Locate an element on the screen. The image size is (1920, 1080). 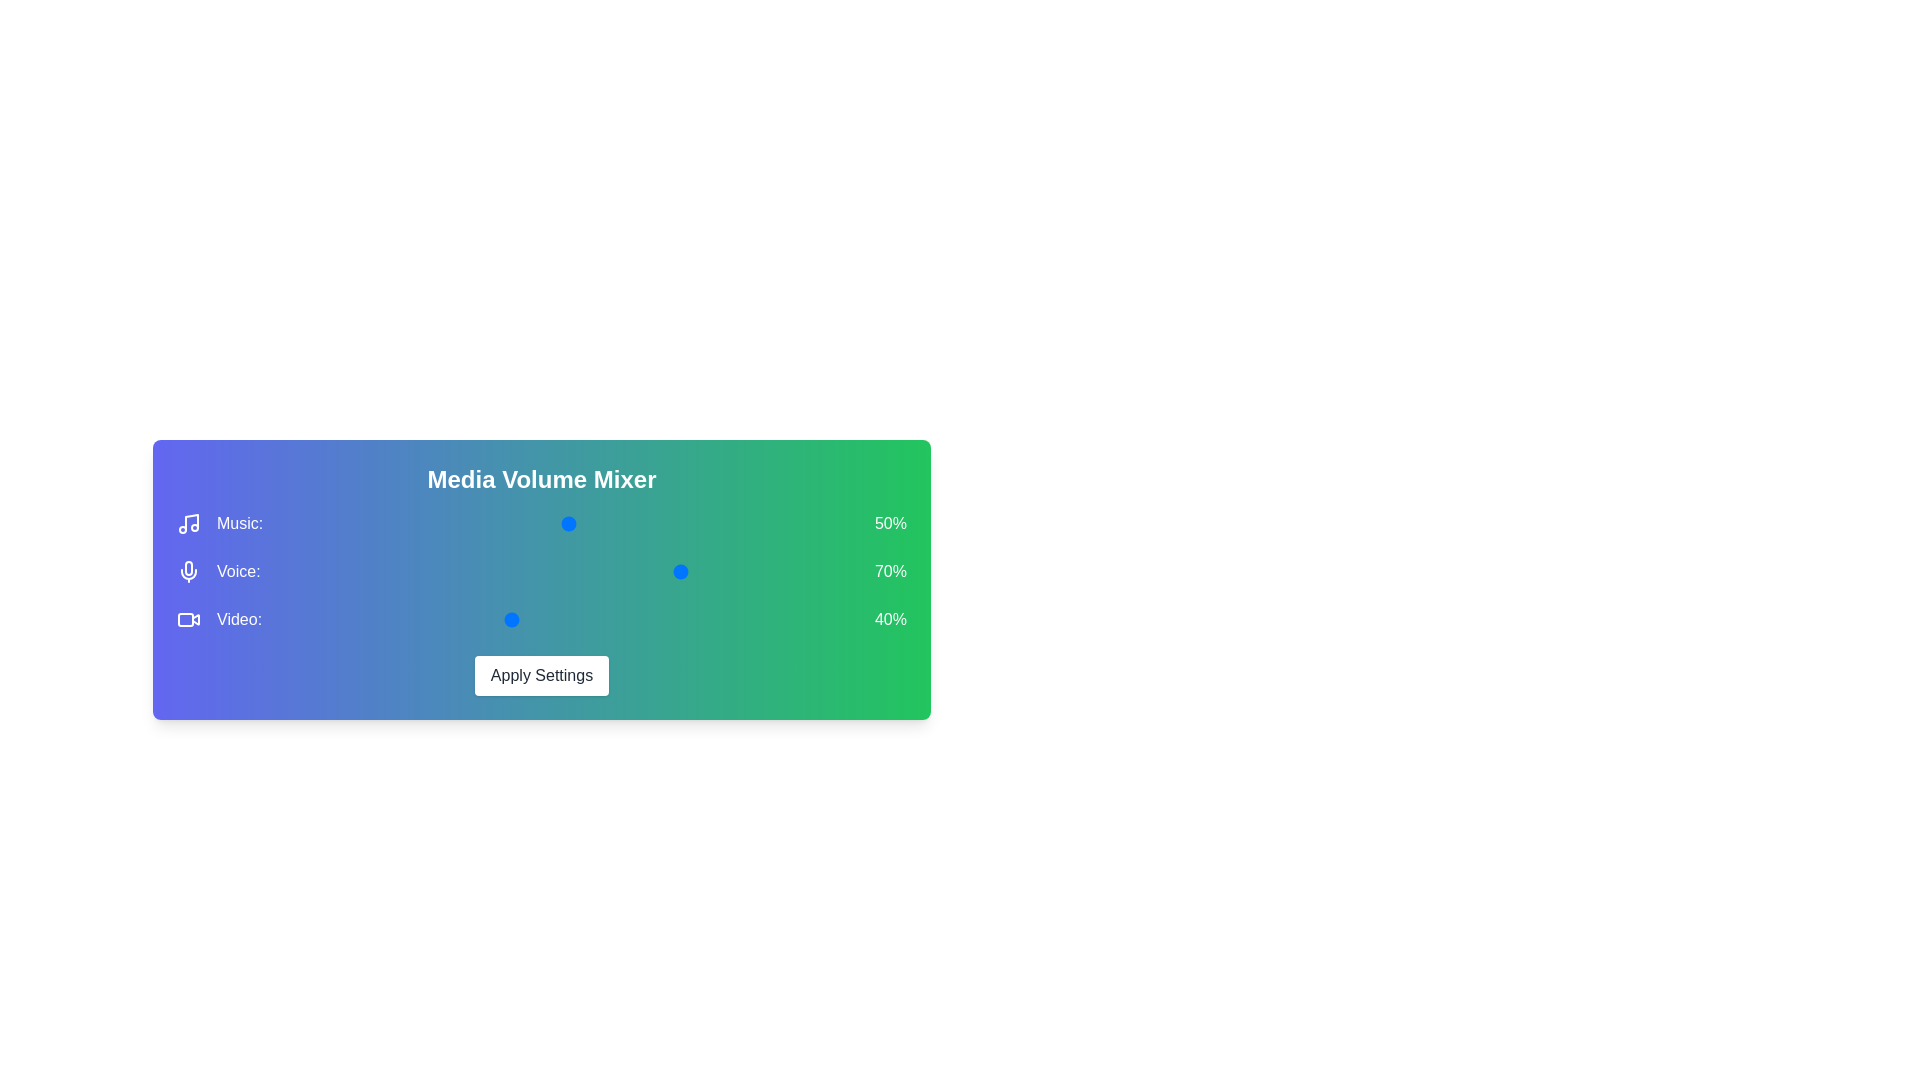
the 1 volume to 16% by moving the corresponding slider is located at coordinates (613, 571).